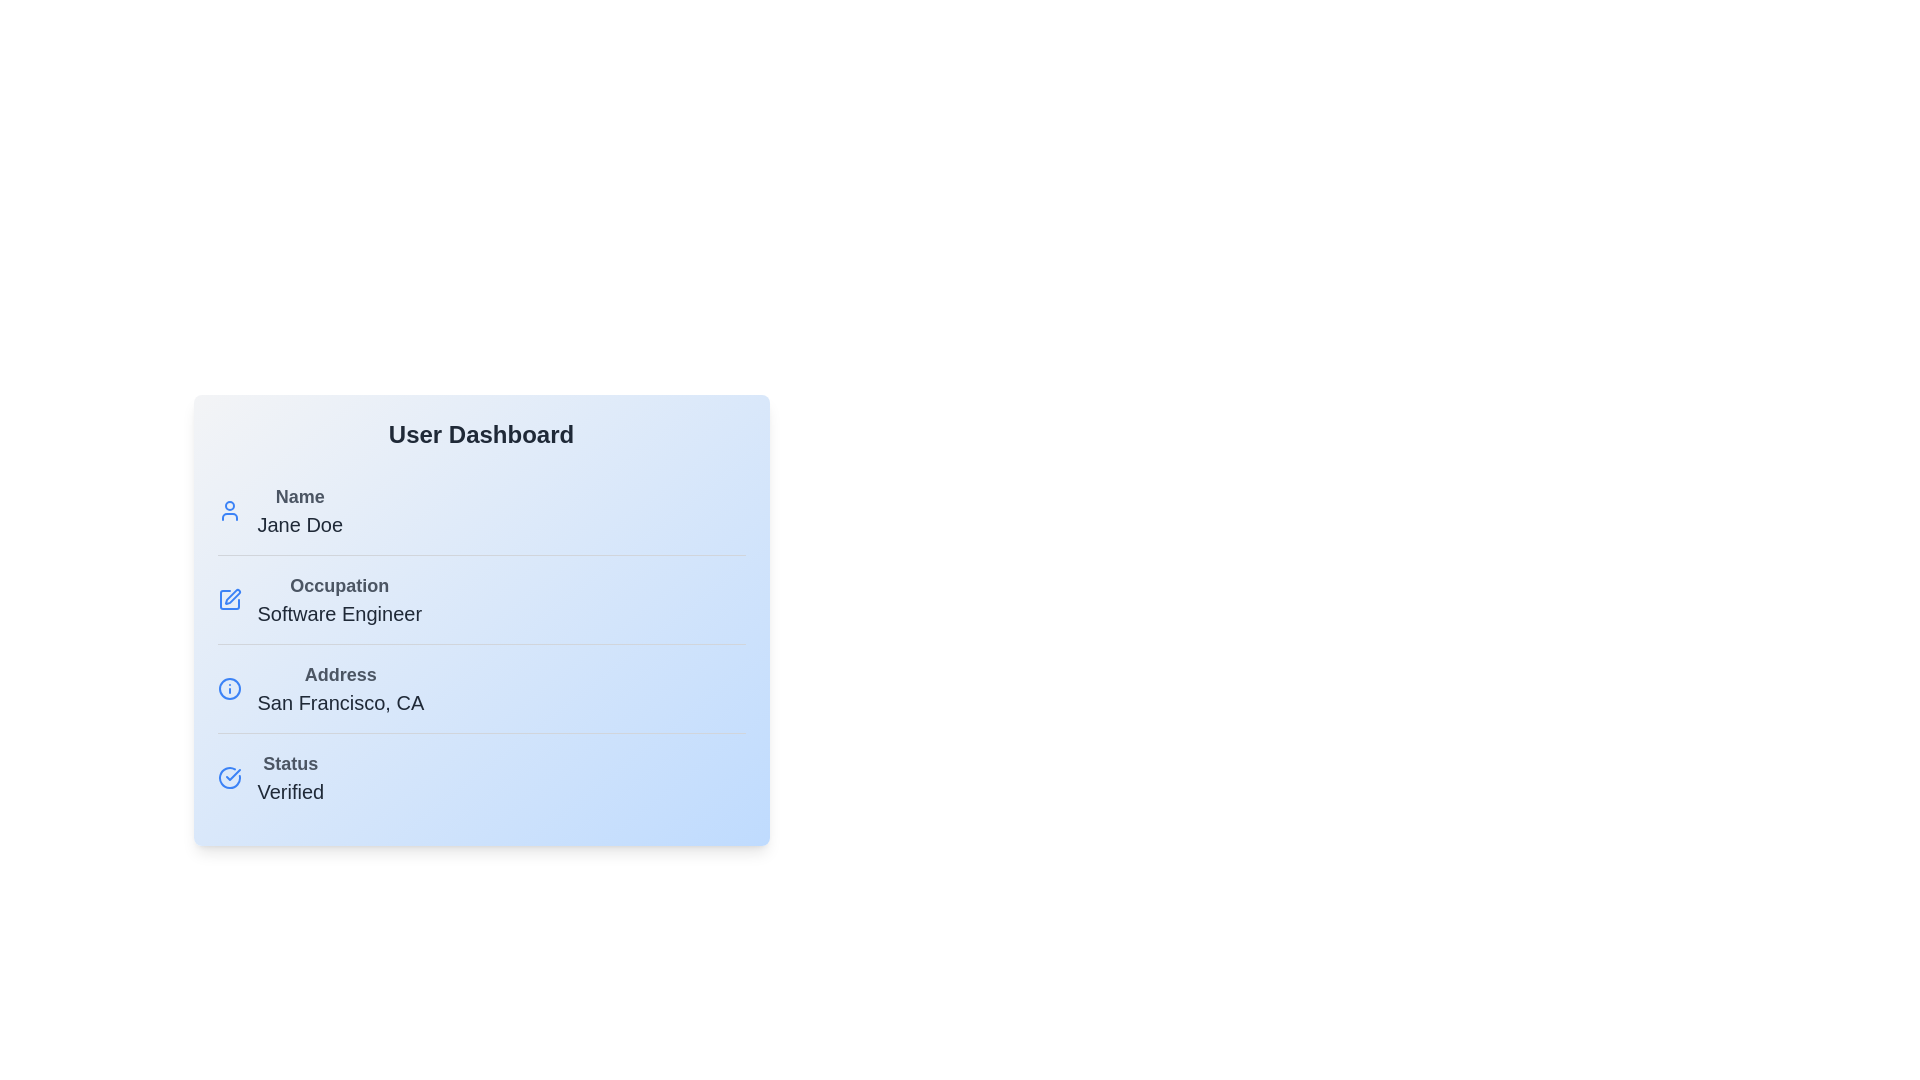  I want to click on information displayed in the text element labeled 'Address' with the value 'San Francisco, CA', which is positioned in the third row of the left-aligned section on the user dashboard, so click(340, 688).